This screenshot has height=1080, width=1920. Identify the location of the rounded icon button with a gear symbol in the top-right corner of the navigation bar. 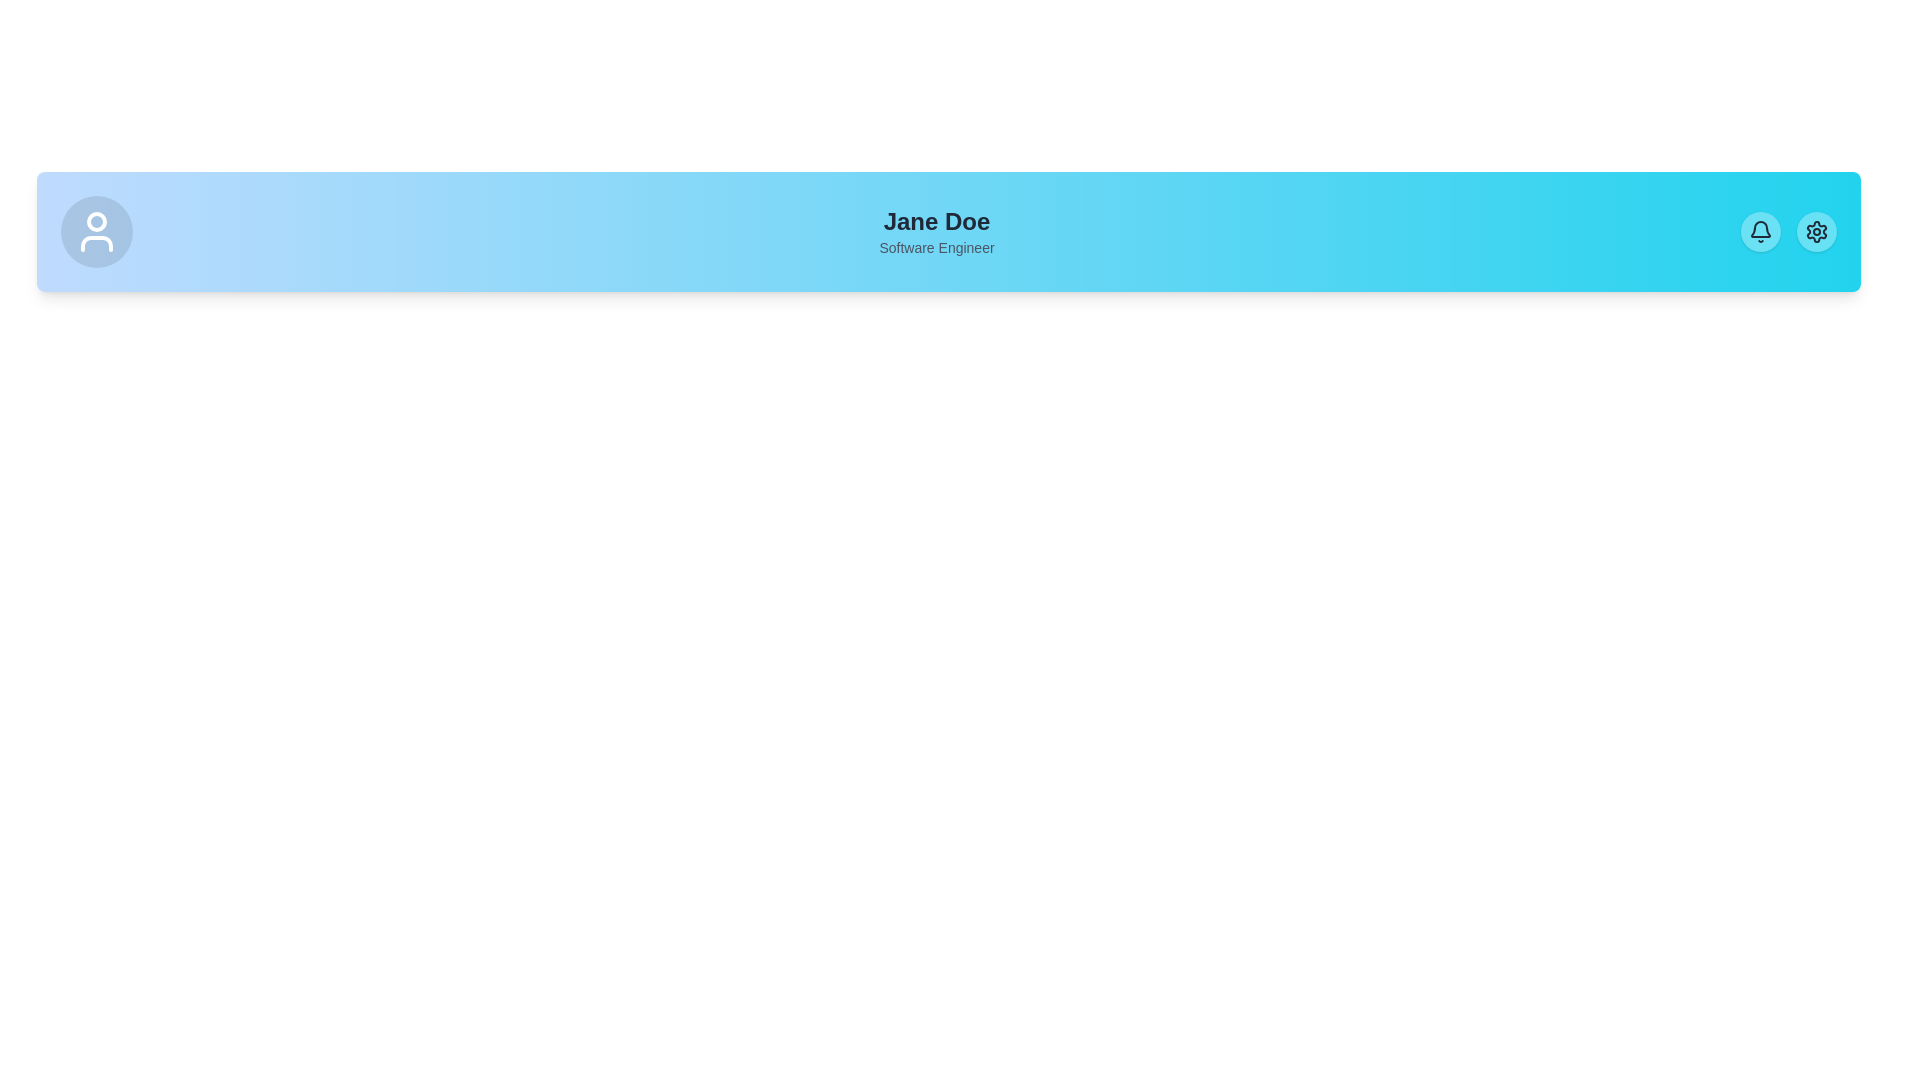
(1817, 230).